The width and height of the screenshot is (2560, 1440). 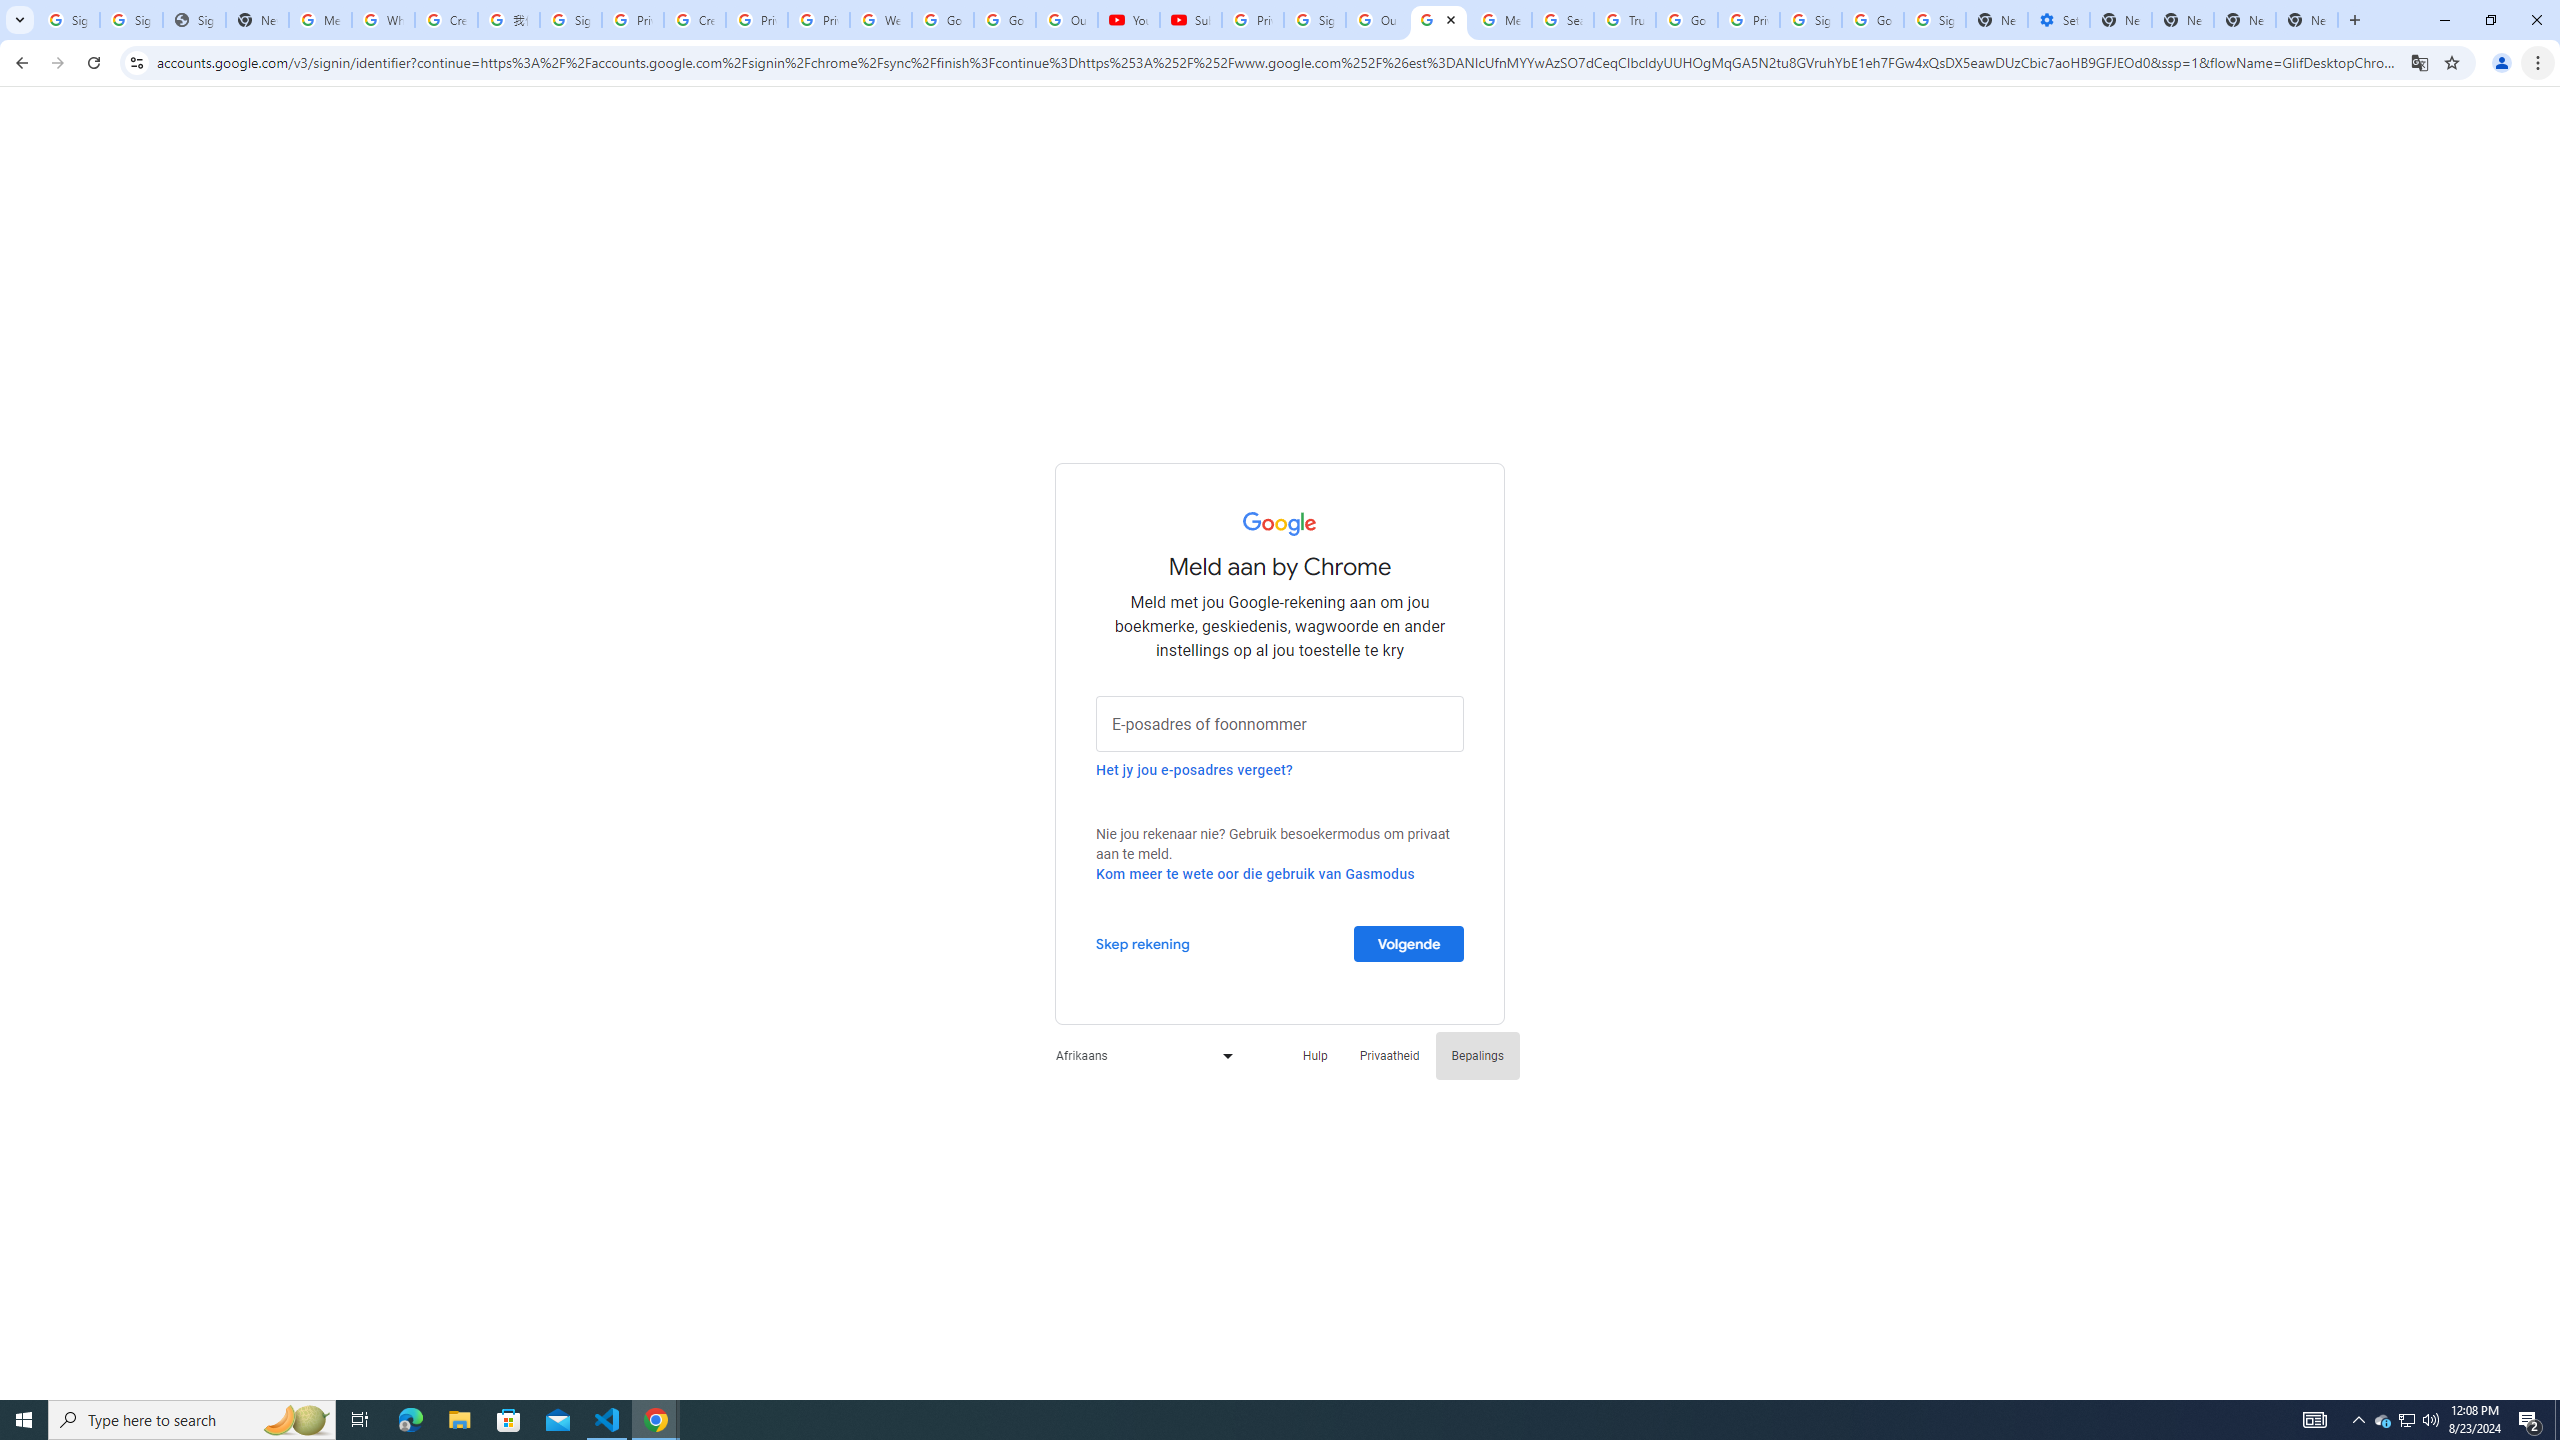 I want to click on 'Trusted Information and Content - Google Safety Center', so click(x=1623, y=19).